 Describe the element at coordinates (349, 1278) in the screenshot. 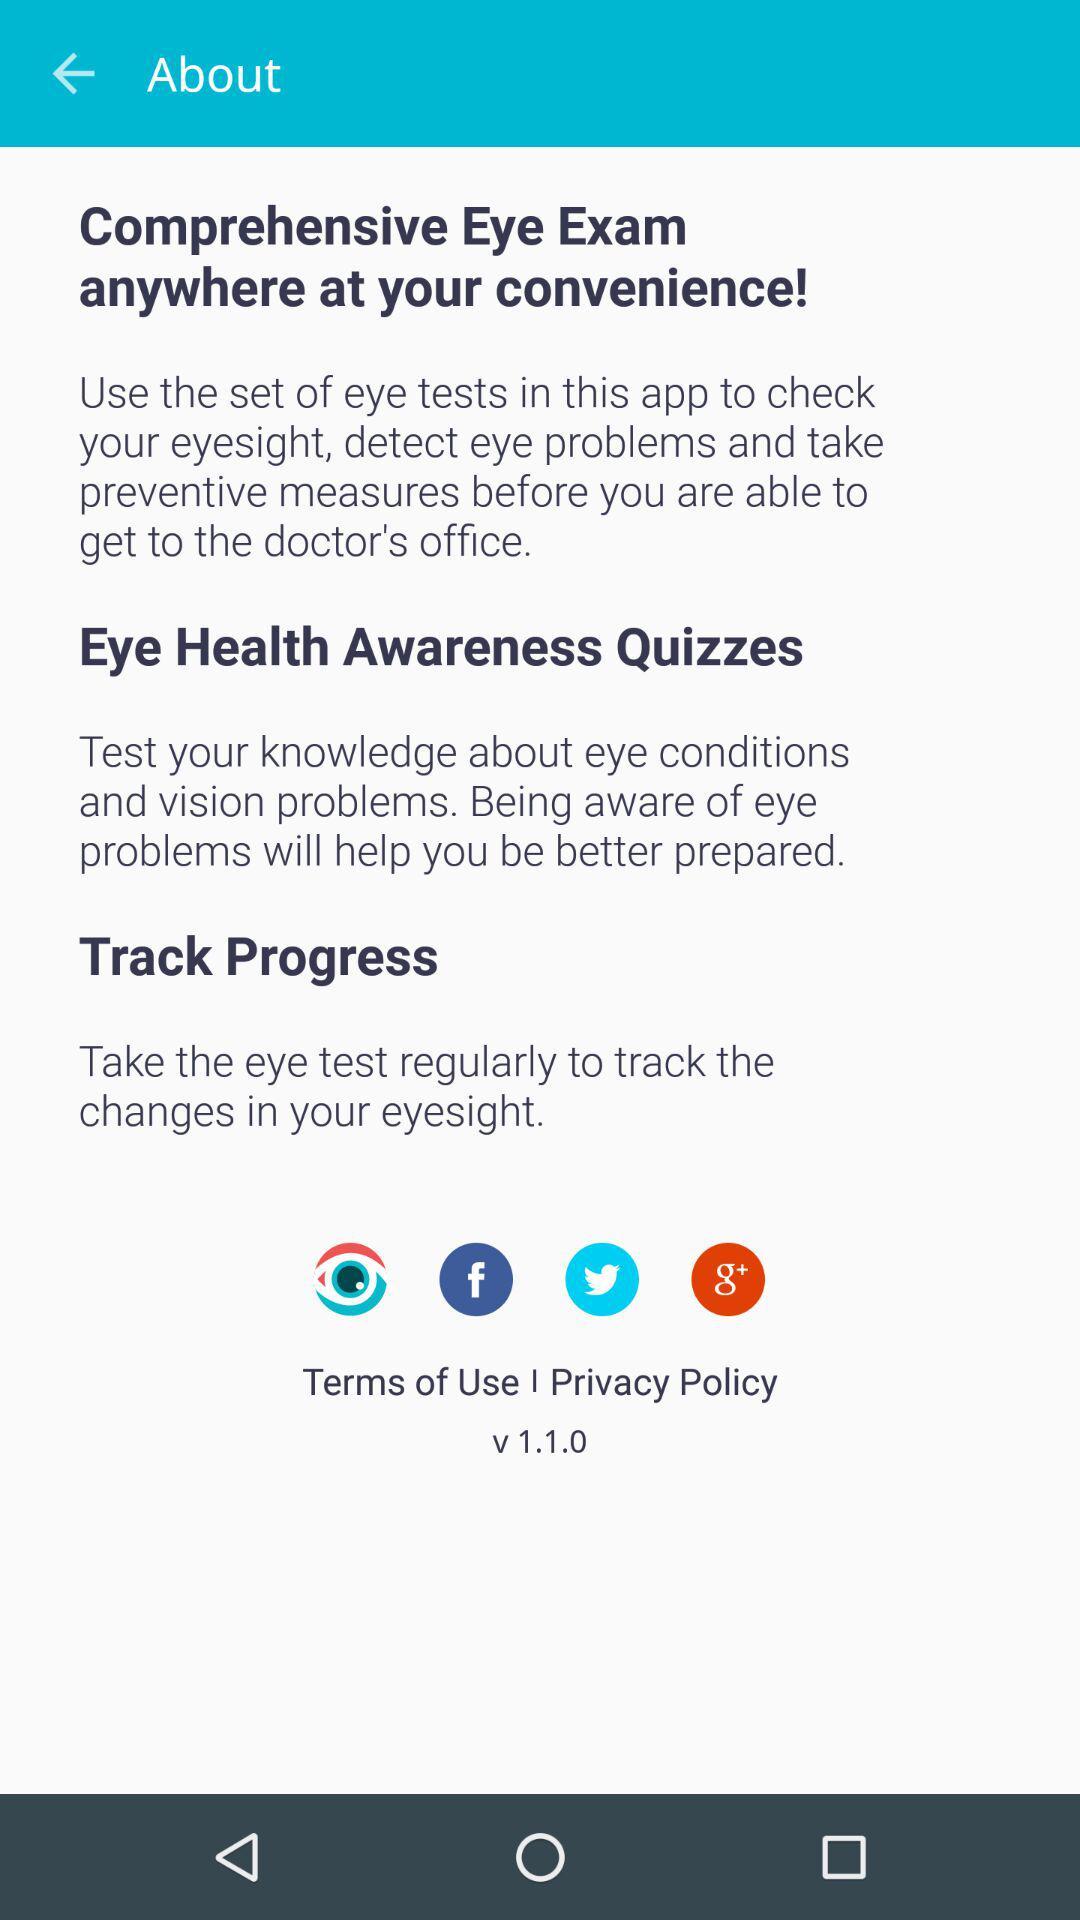

I see `icon above the terms of use` at that location.